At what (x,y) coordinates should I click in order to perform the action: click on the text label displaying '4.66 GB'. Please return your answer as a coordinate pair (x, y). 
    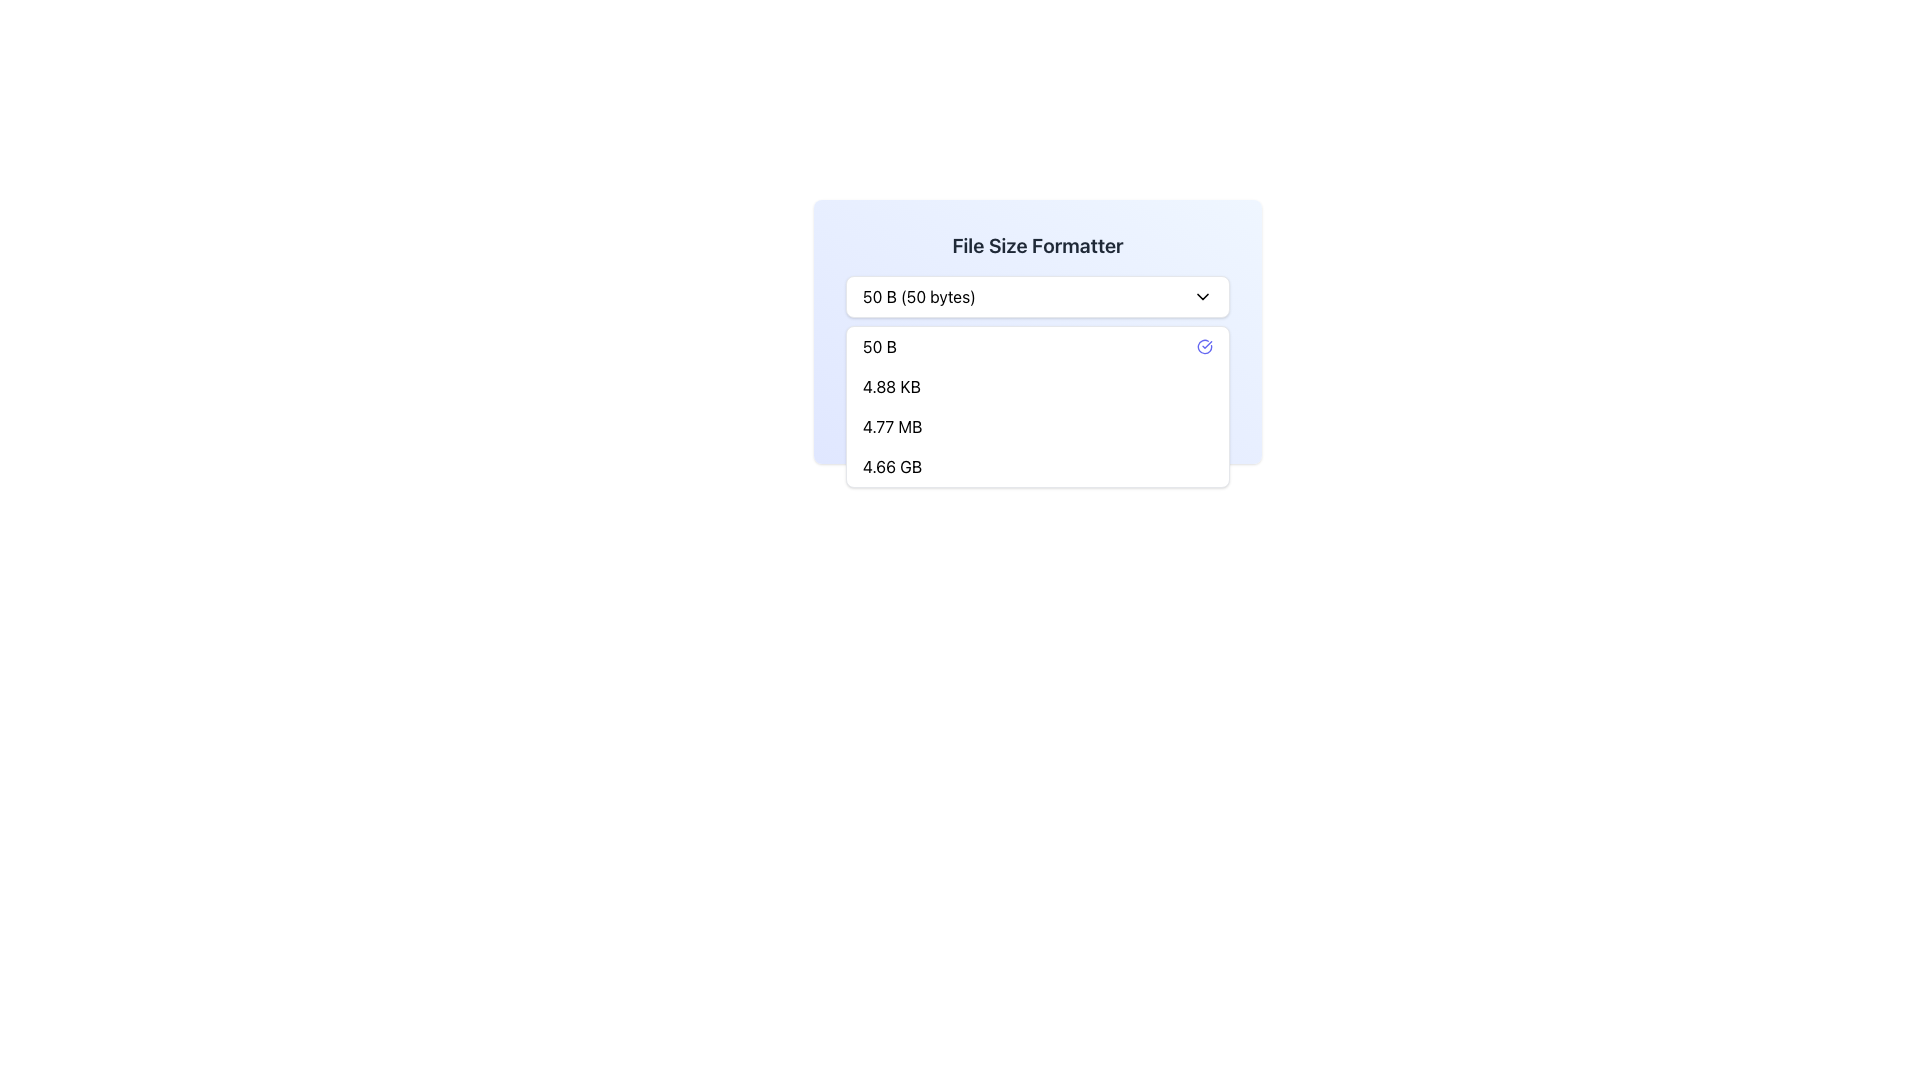
    Looking at the image, I should click on (891, 466).